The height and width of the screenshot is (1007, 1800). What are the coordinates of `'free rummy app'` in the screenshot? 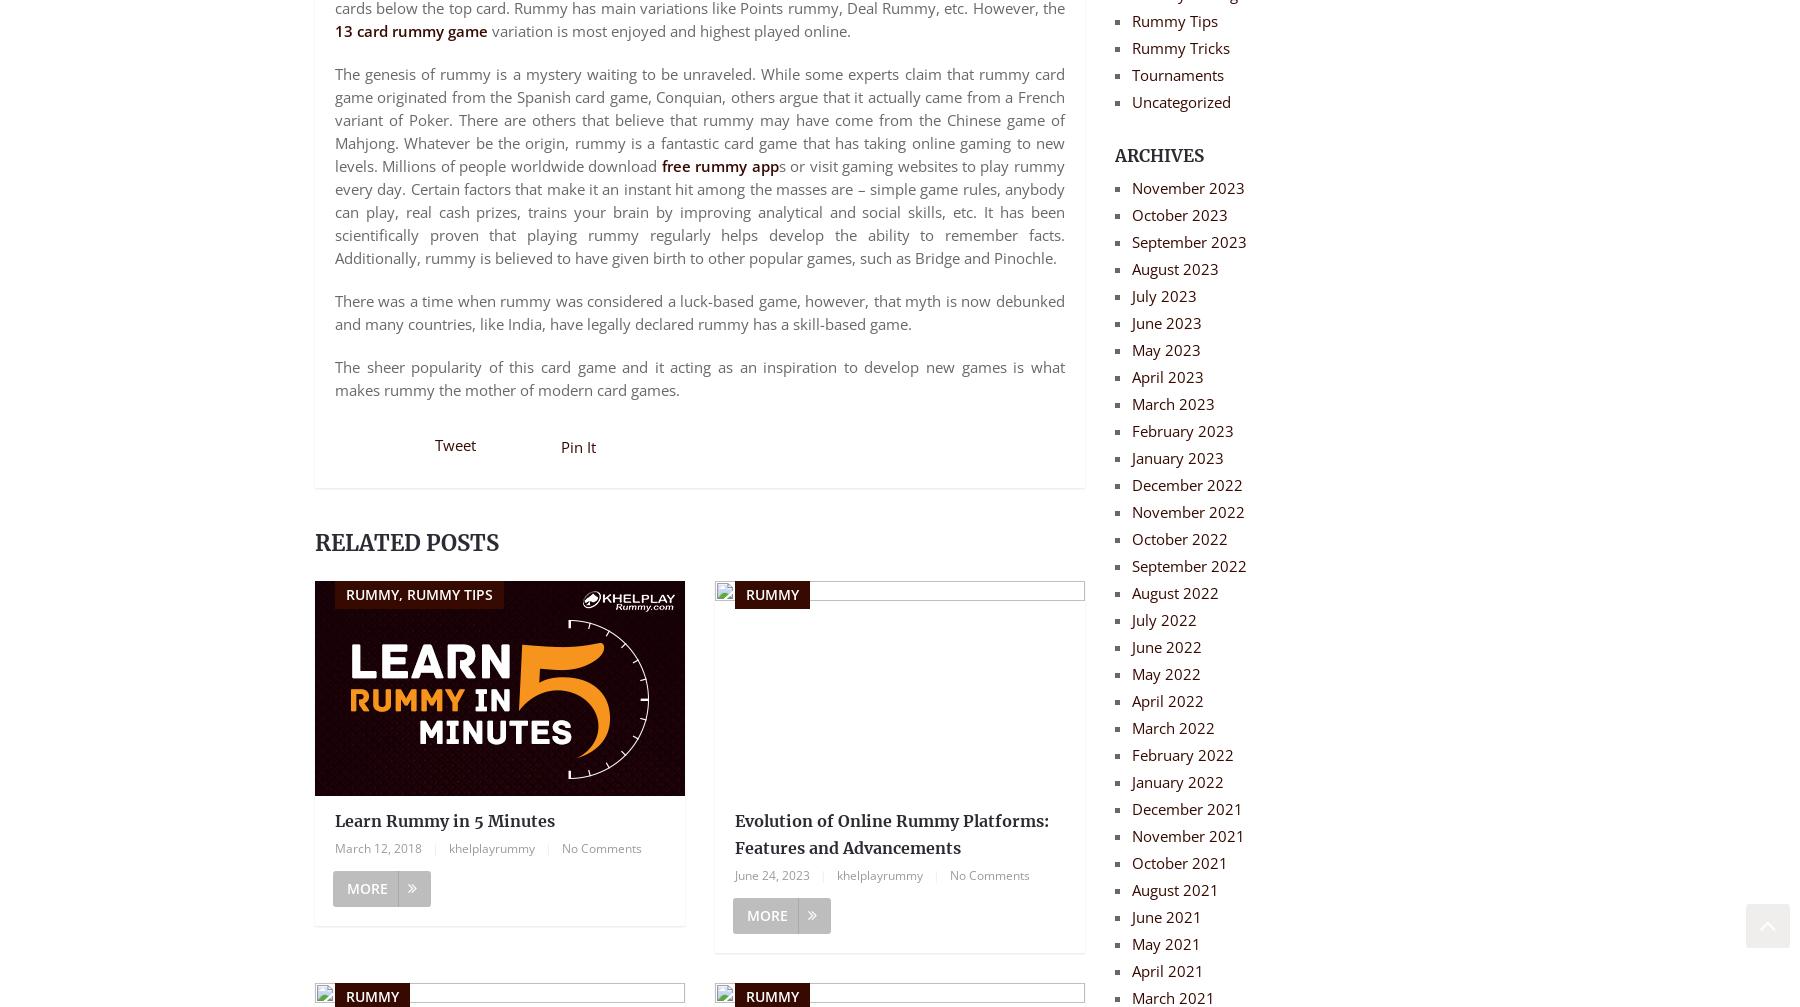 It's located at (718, 165).